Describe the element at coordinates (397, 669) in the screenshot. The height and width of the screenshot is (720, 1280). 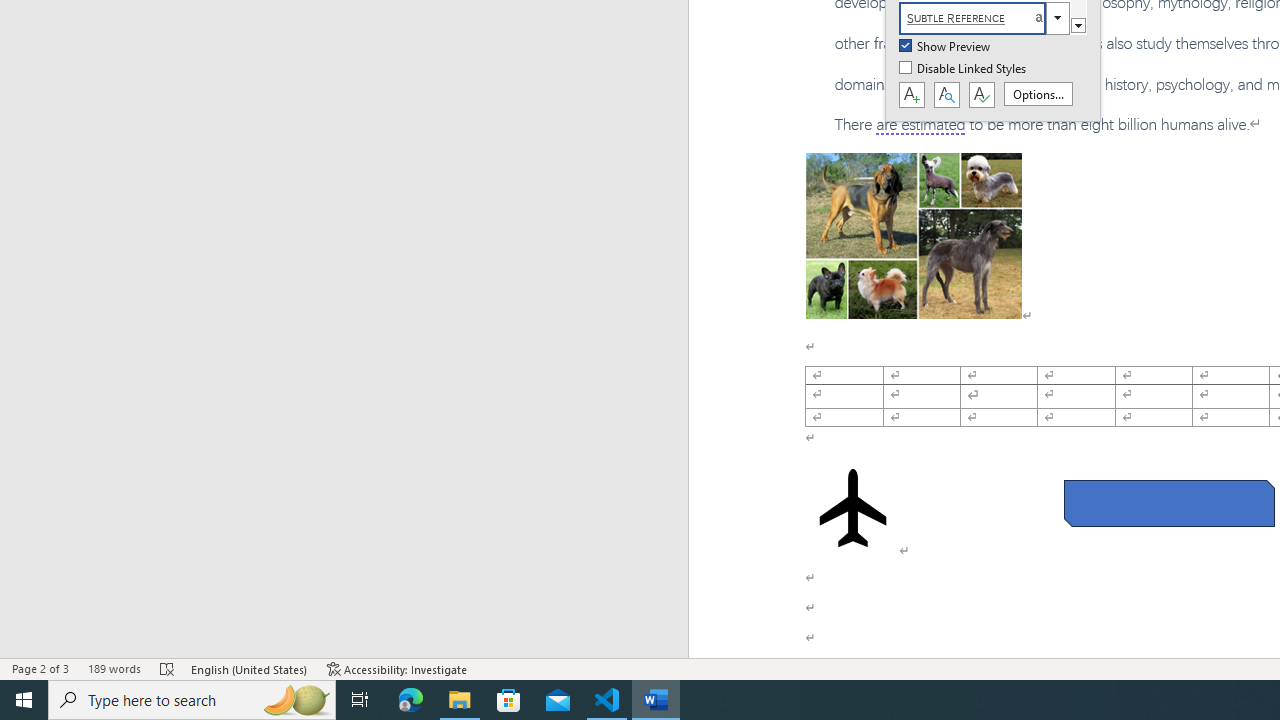
I see `'Accessibility Checker Accessibility: Investigate'` at that location.